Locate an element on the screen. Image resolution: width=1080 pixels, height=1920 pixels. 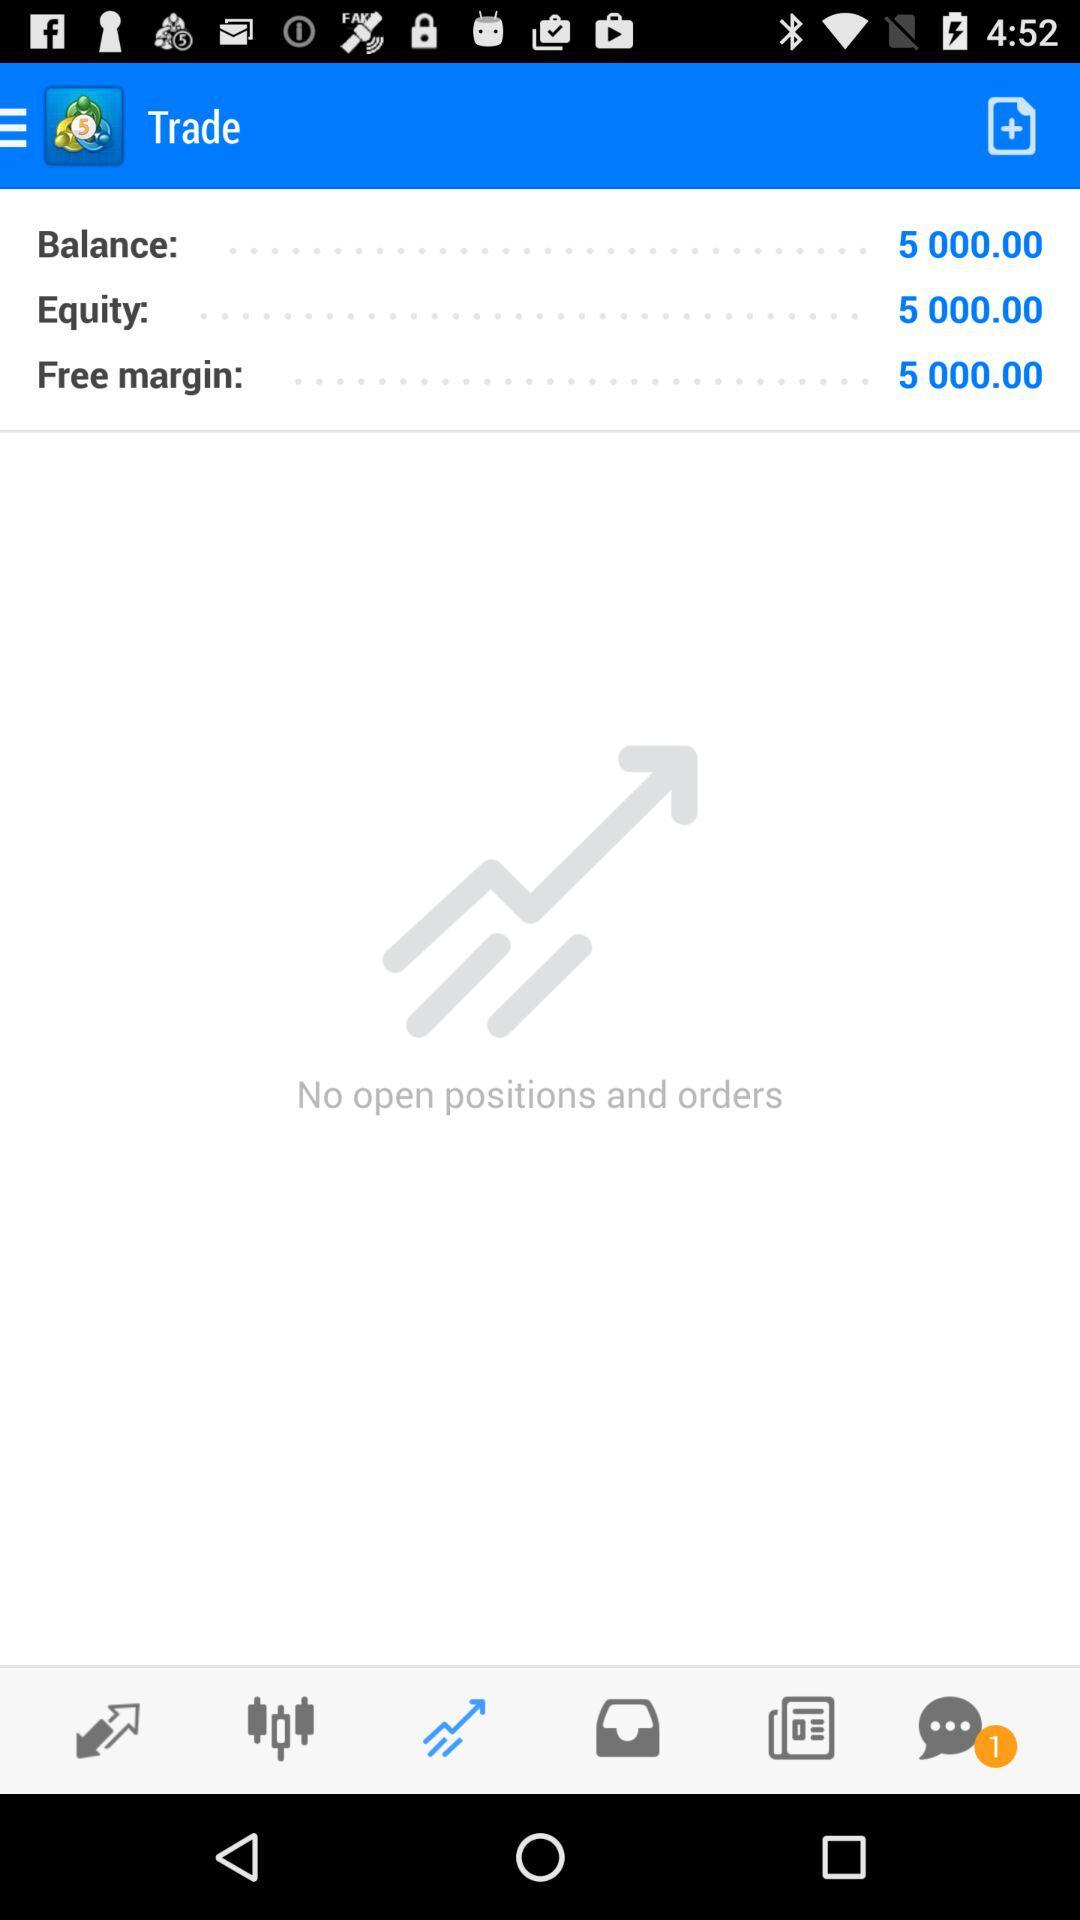
item to the left of 5 000.00 is located at coordinates (556, 236).